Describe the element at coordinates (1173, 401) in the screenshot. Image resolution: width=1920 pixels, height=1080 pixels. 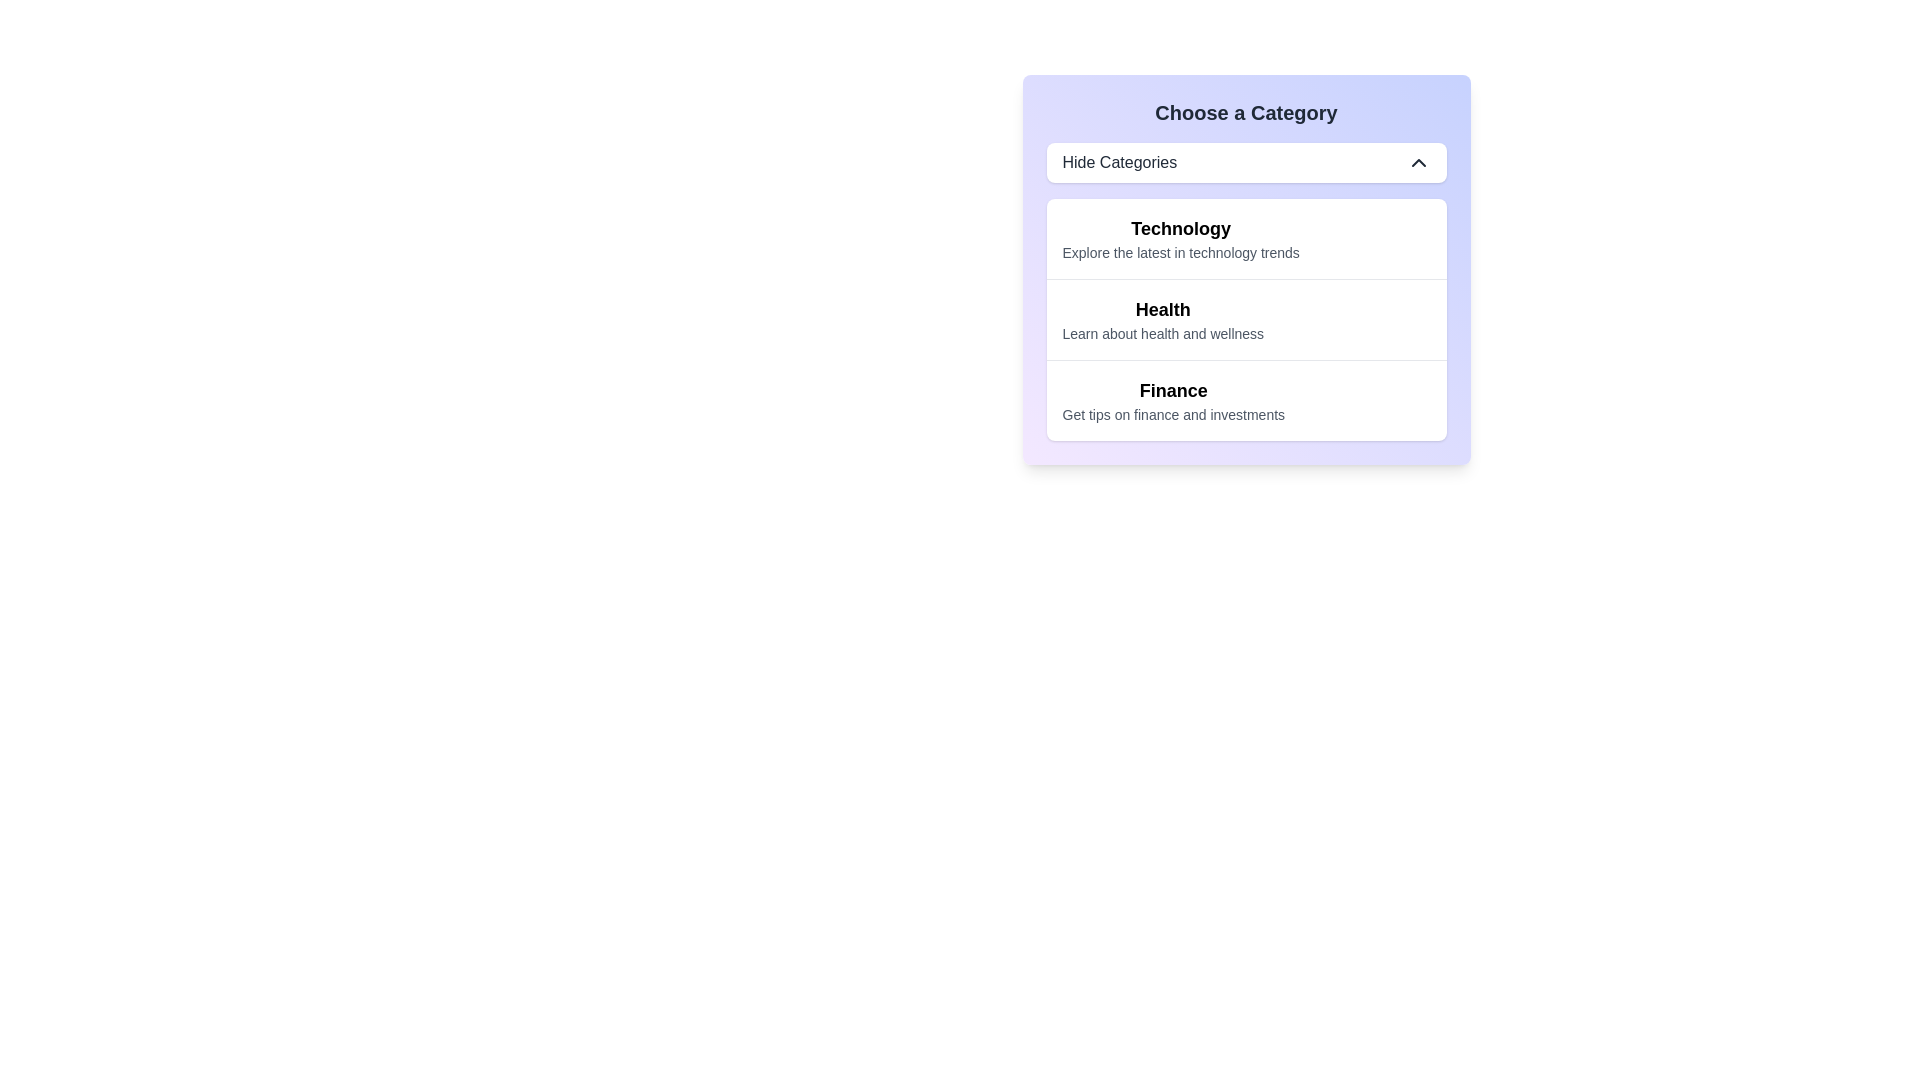
I see `the informational text block for the 'Finance' category, which is the third item in the 'Choose a Category' list` at that location.